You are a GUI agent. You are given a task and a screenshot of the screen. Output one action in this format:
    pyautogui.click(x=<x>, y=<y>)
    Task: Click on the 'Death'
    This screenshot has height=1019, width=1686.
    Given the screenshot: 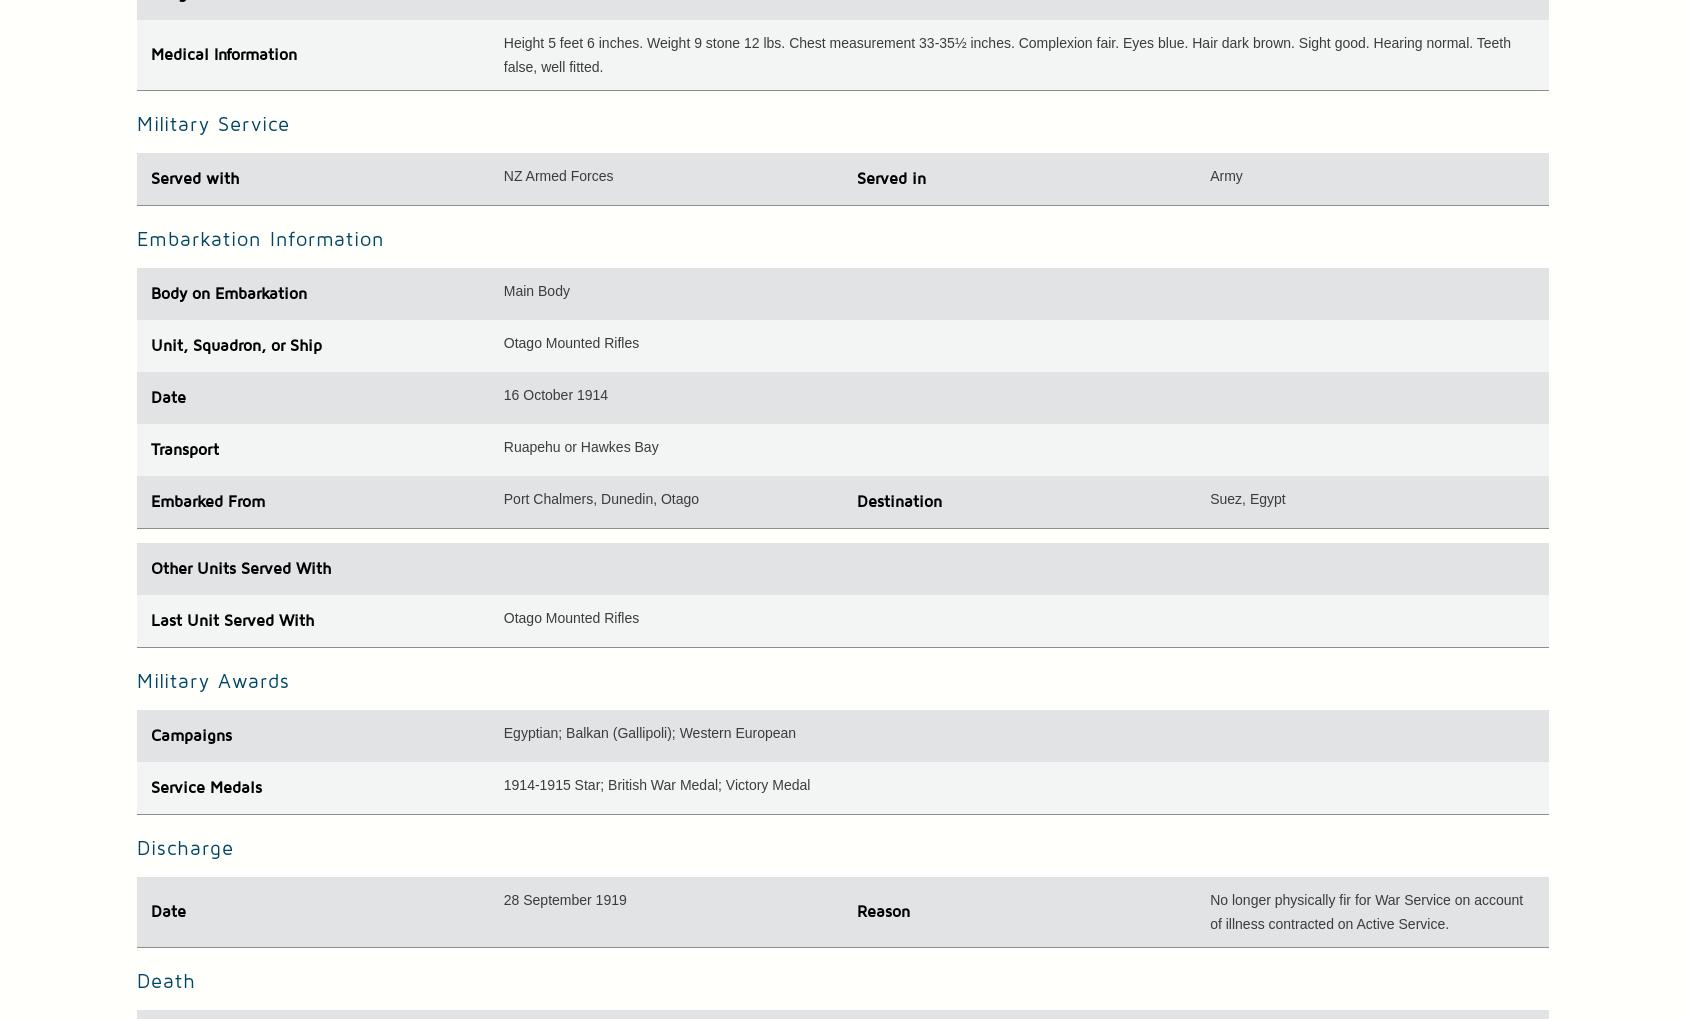 What is the action you would take?
    pyautogui.click(x=135, y=980)
    